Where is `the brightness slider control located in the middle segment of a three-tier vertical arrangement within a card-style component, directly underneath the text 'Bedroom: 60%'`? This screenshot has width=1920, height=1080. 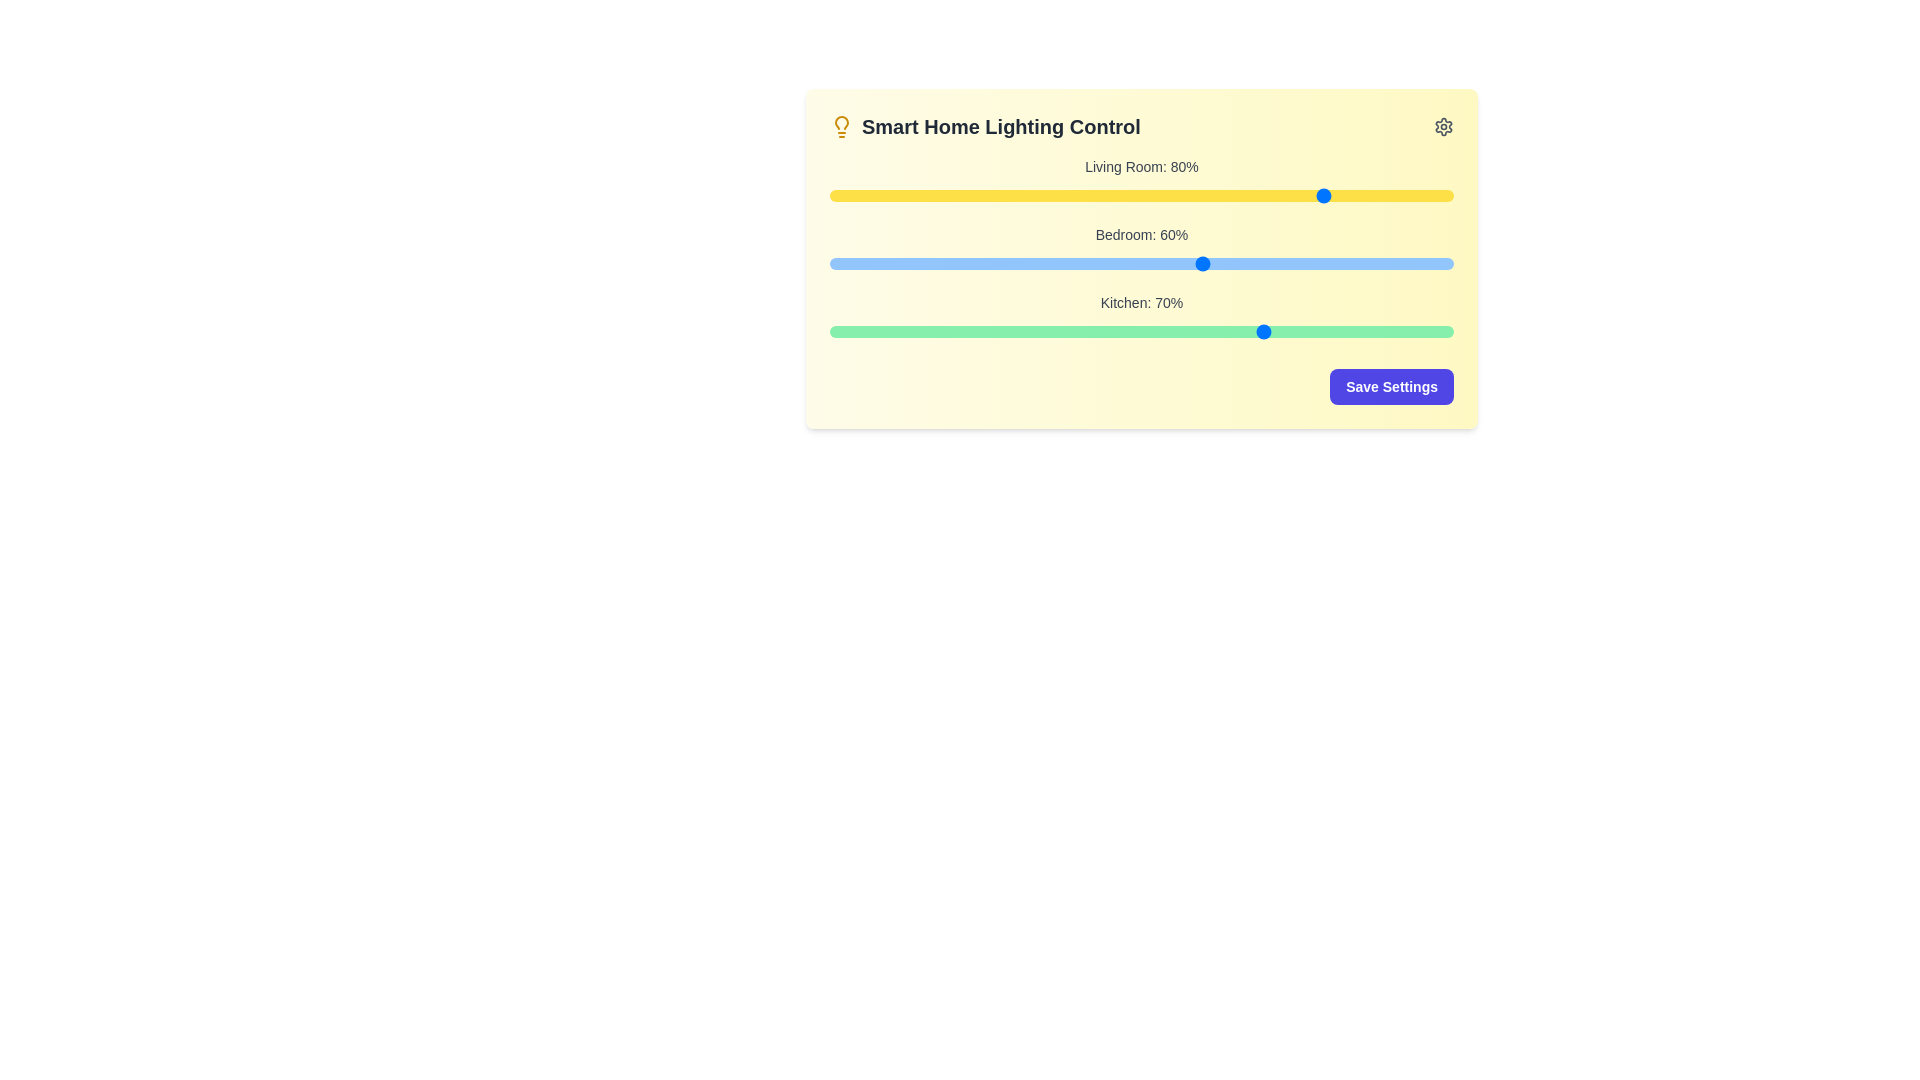 the brightness slider control located in the middle segment of a three-tier vertical arrangement within a card-style component, directly underneath the text 'Bedroom: 60%' is located at coordinates (1142, 262).